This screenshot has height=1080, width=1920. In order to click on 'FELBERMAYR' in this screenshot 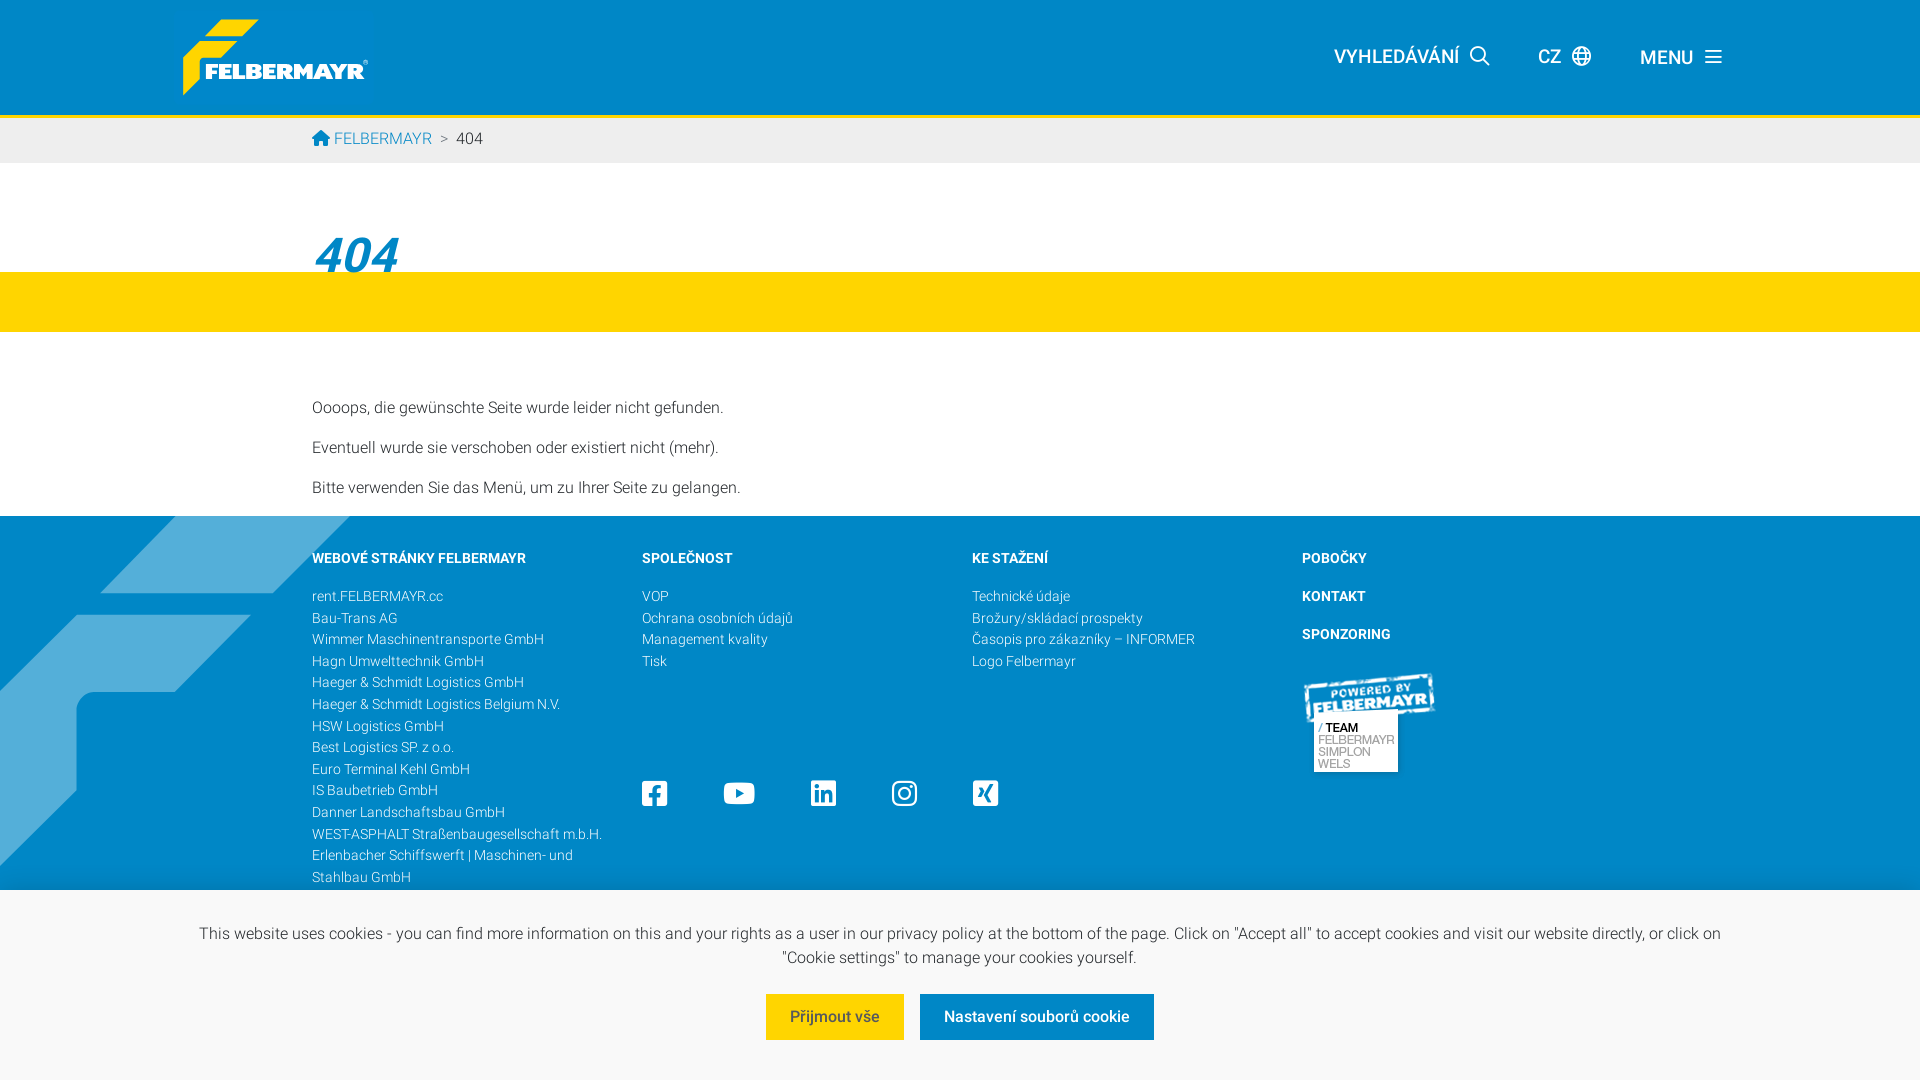, I will do `click(372, 137)`.